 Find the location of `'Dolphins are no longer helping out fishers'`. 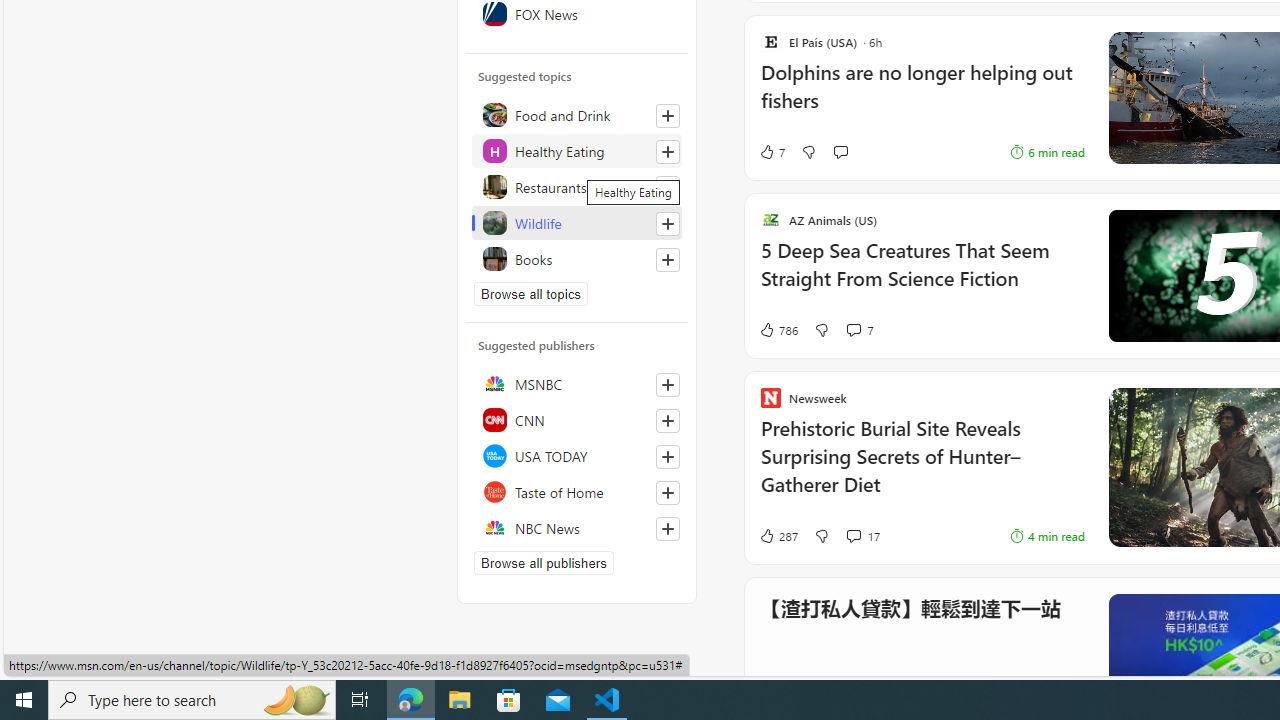

'Dolphins are no longer helping out fishers' is located at coordinates (921, 97).